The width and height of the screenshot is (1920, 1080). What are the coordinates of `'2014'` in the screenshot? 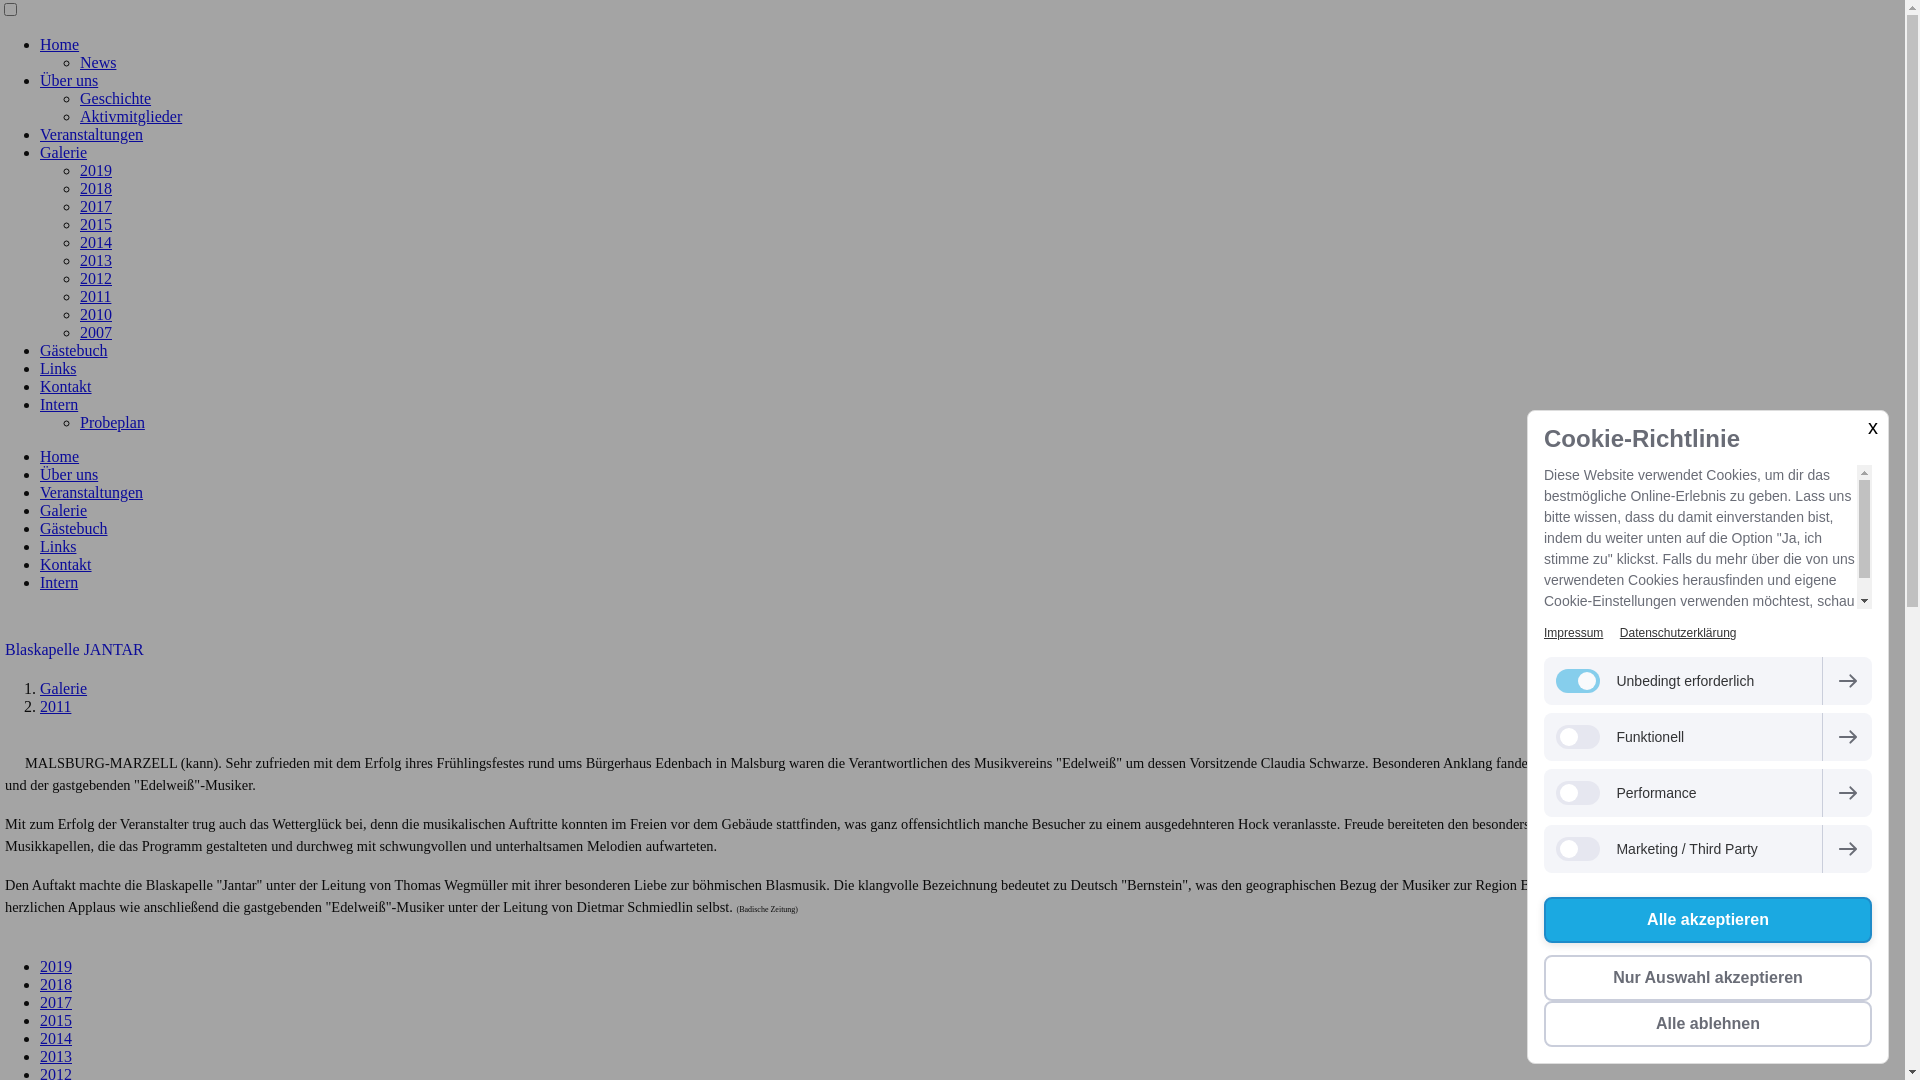 It's located at (95, 241).